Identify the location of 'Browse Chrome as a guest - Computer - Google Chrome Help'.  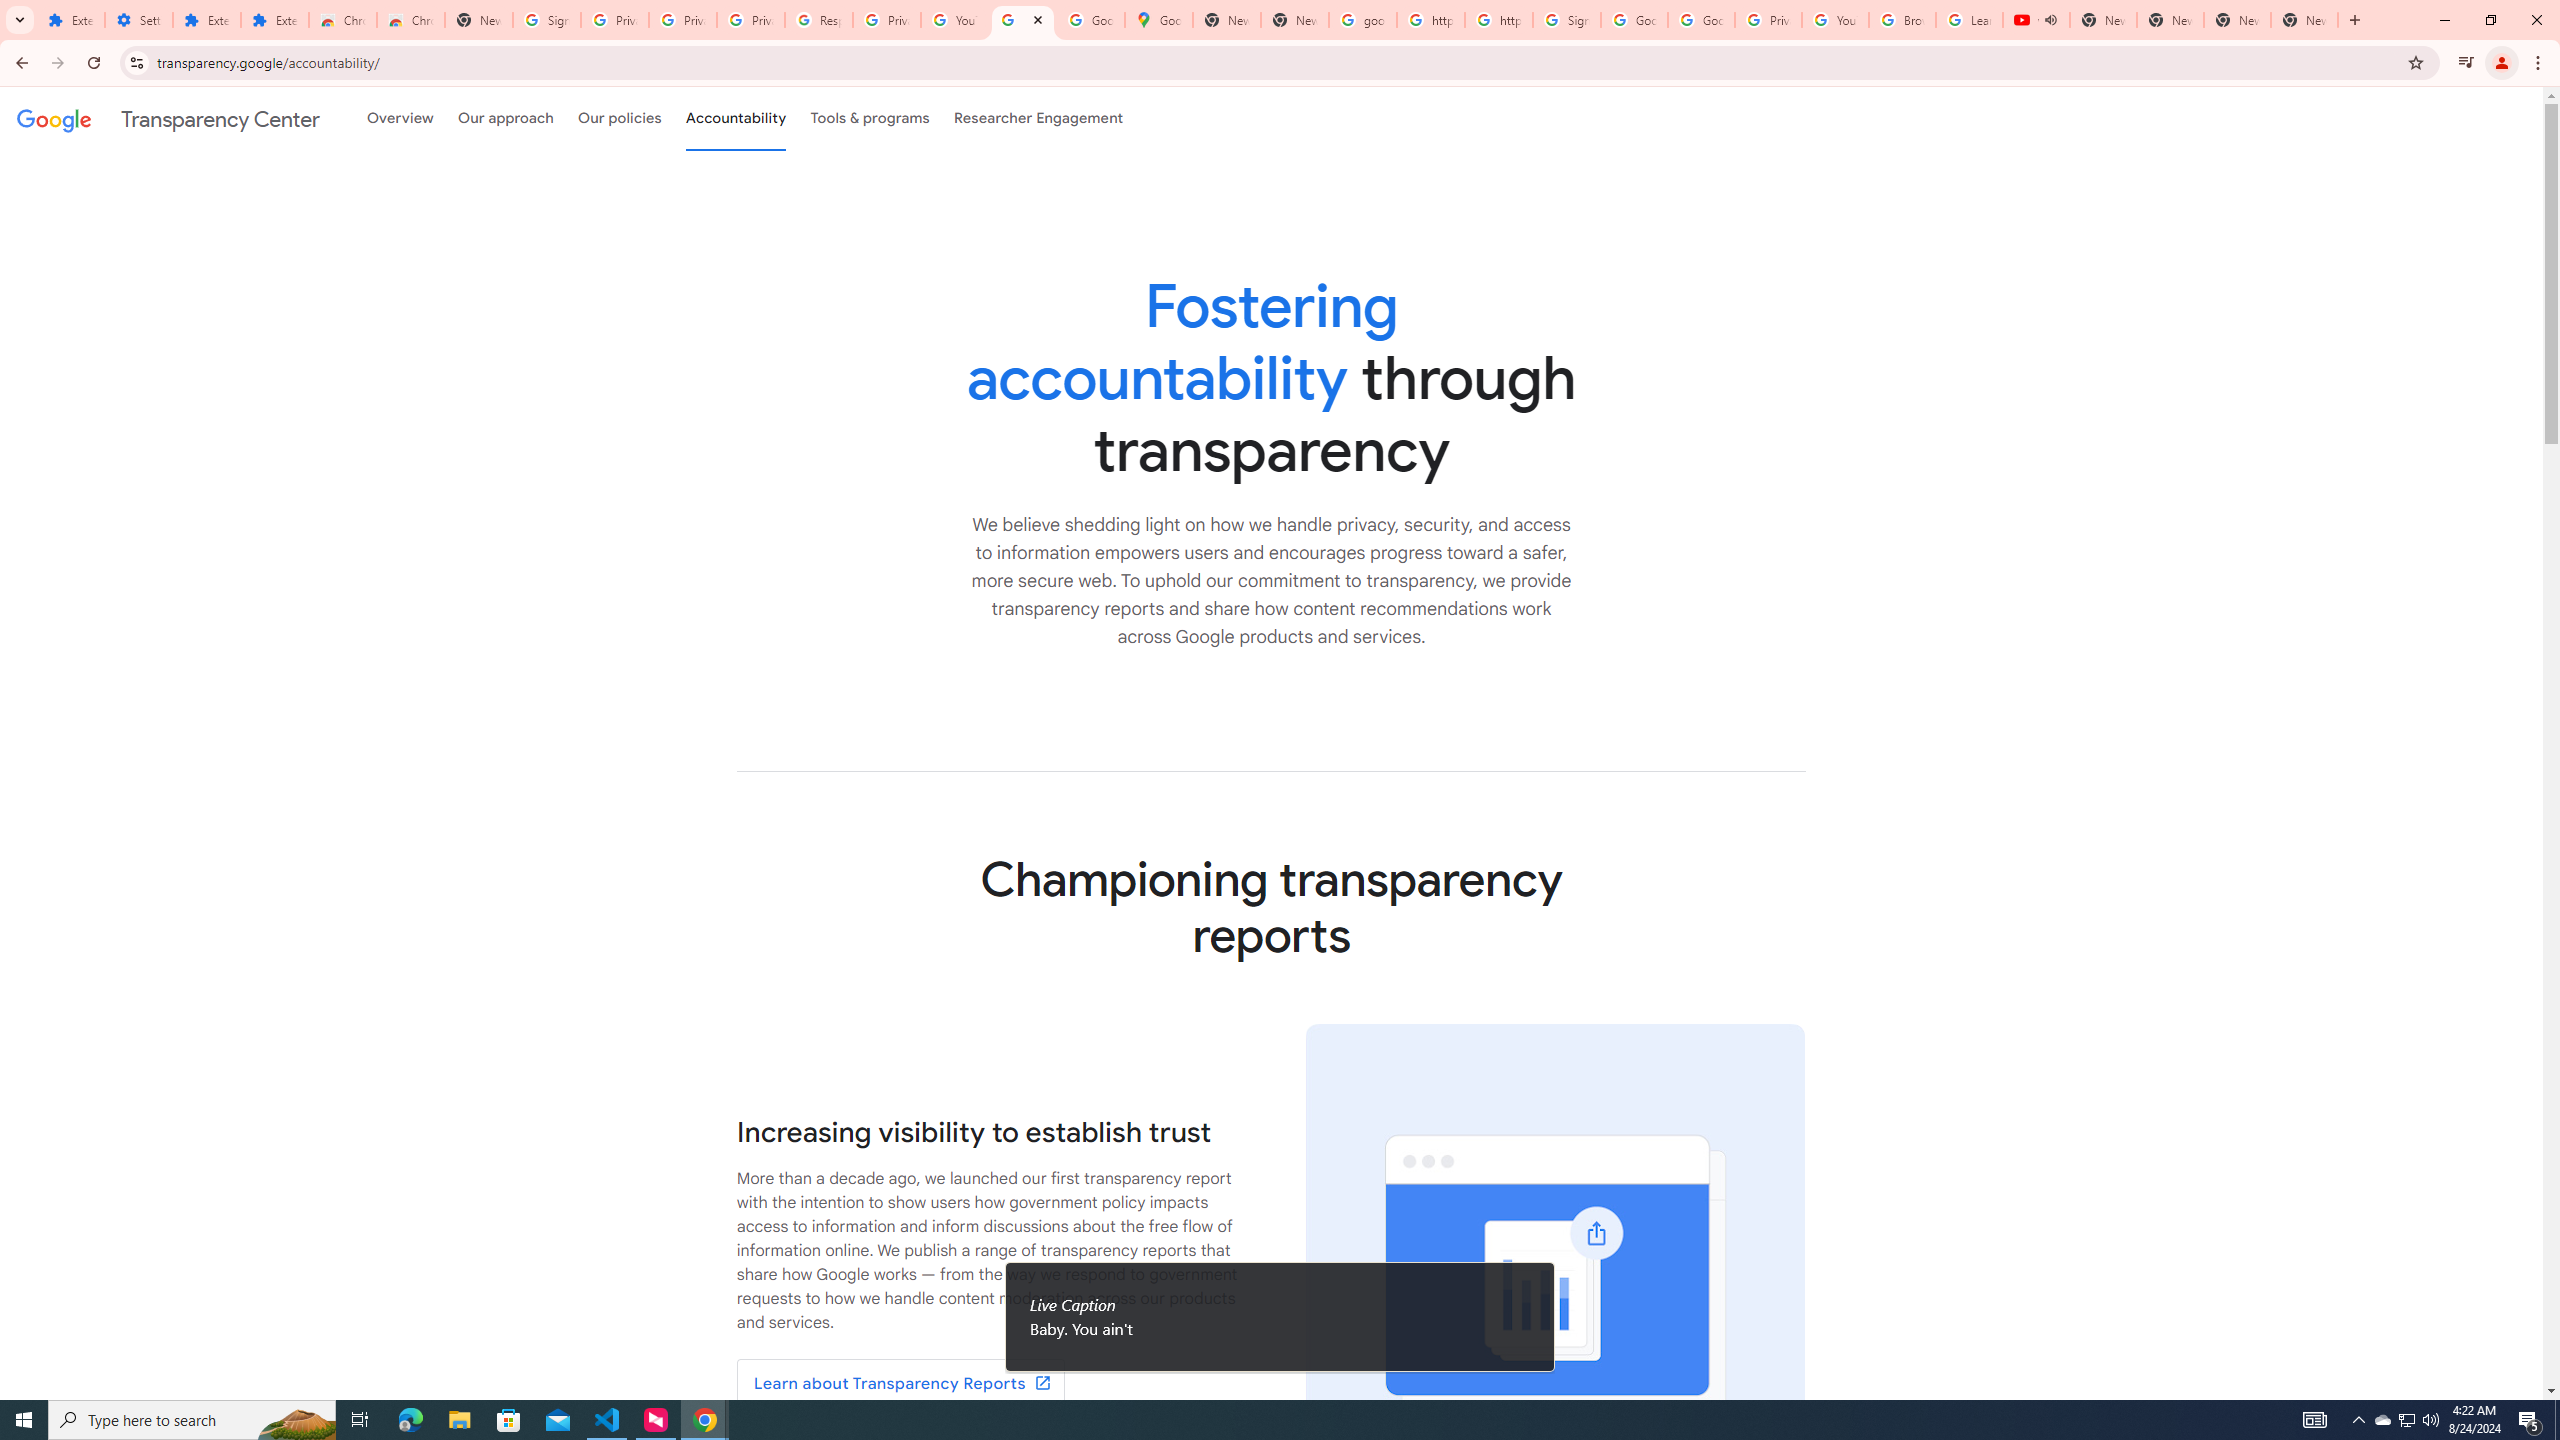
(1903, 19).